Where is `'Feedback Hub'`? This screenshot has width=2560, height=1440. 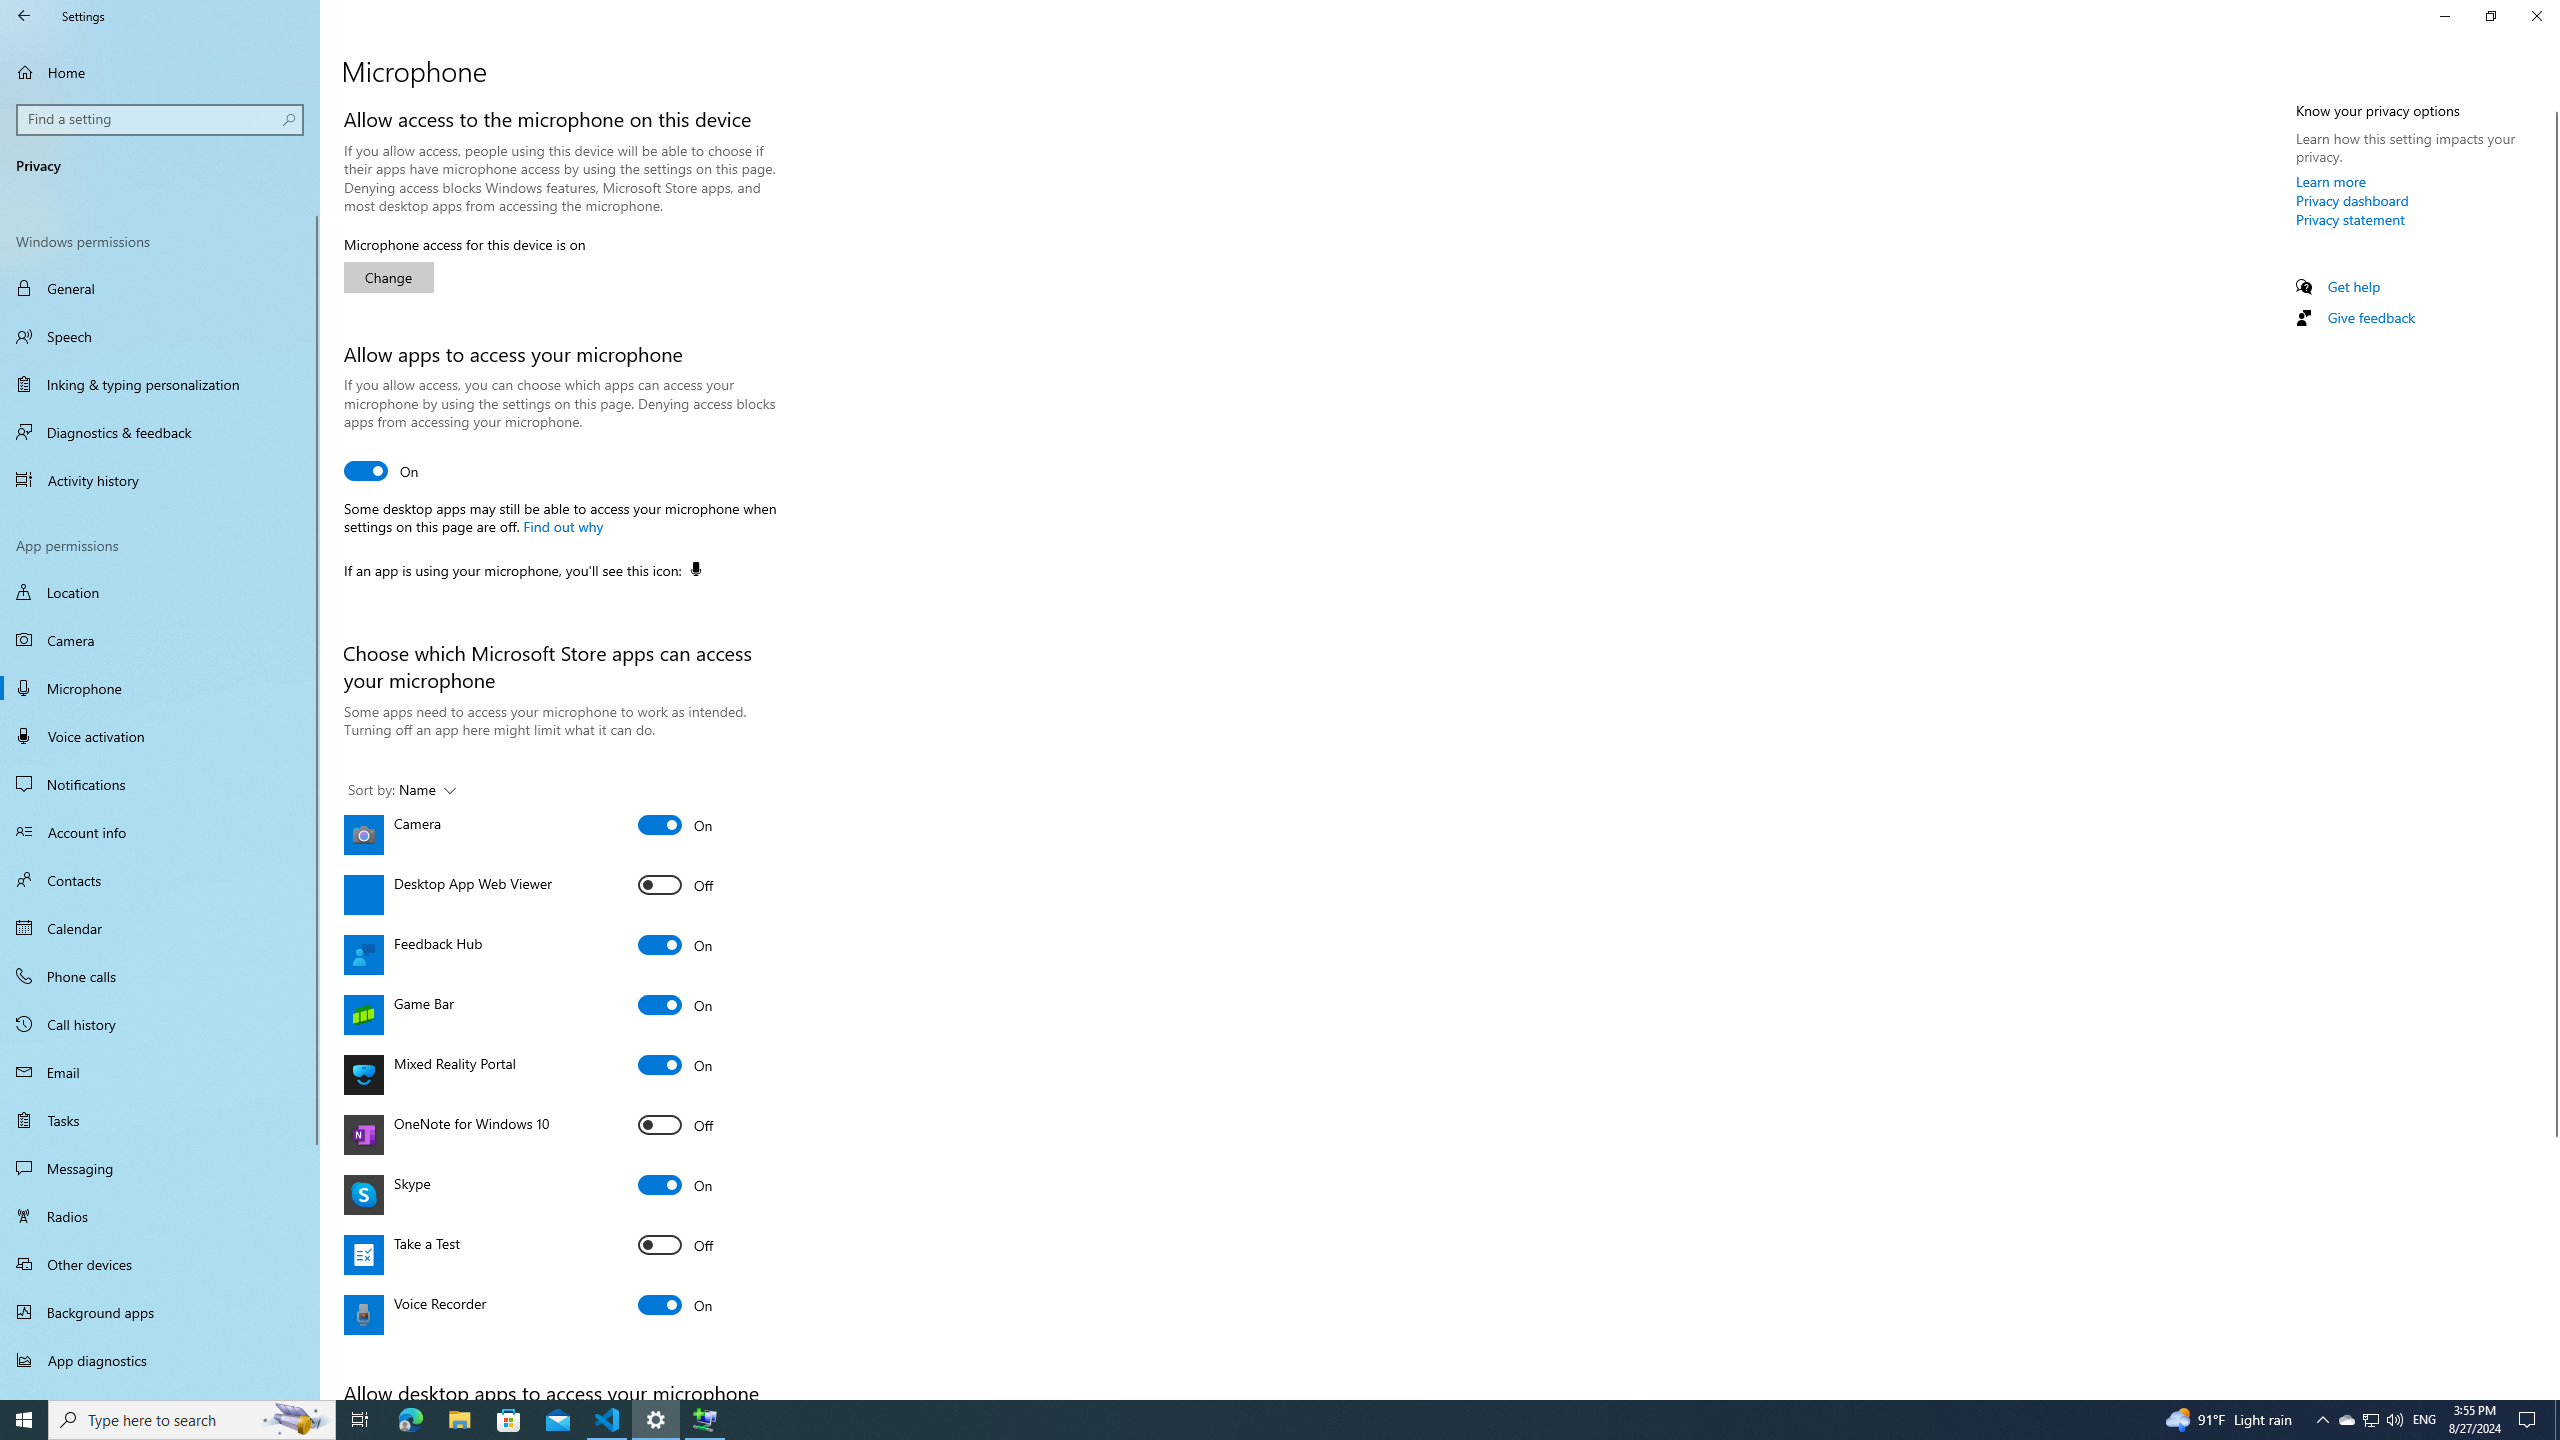
'Feedback Hub' is located at coordinates (674, 943).